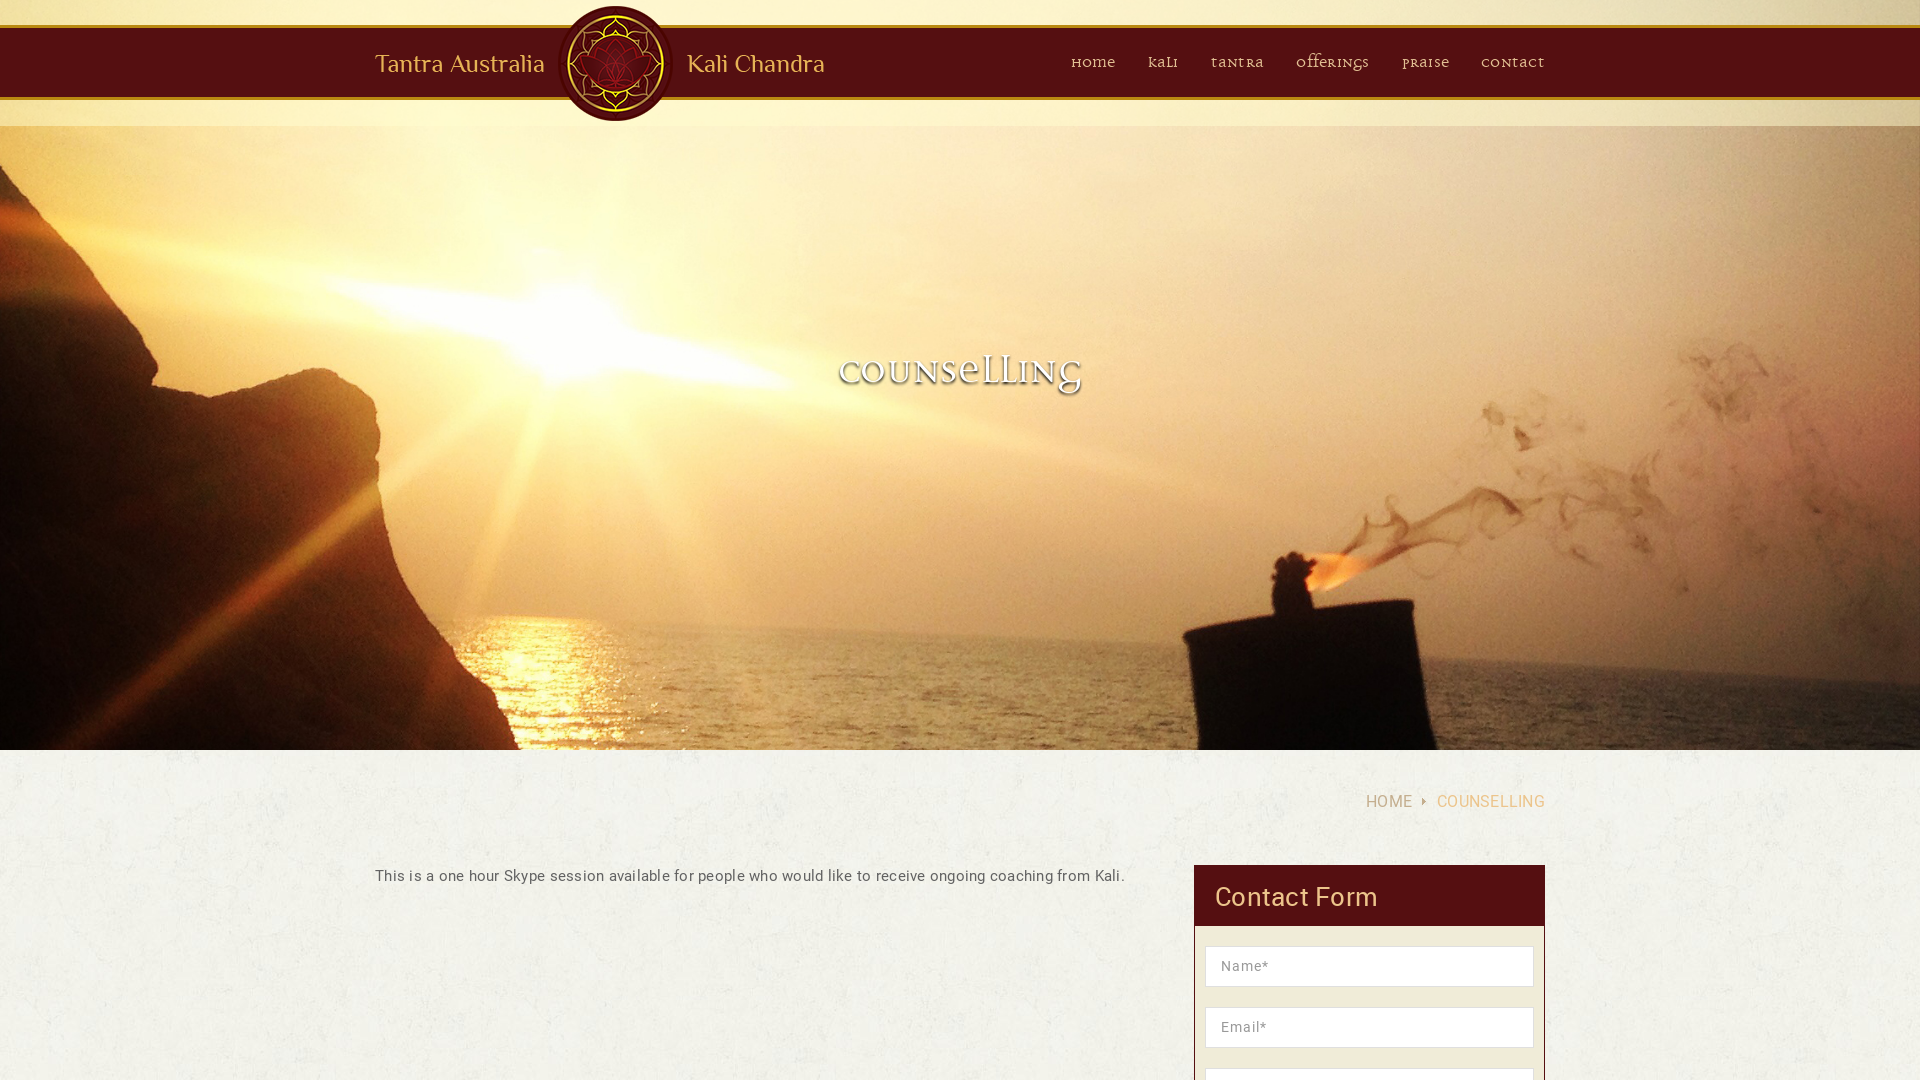 The image size is (1920, 1080). Describe the element at coordinates (1424, 63) in the screenshot. I see `'PRAISE'` at that location.